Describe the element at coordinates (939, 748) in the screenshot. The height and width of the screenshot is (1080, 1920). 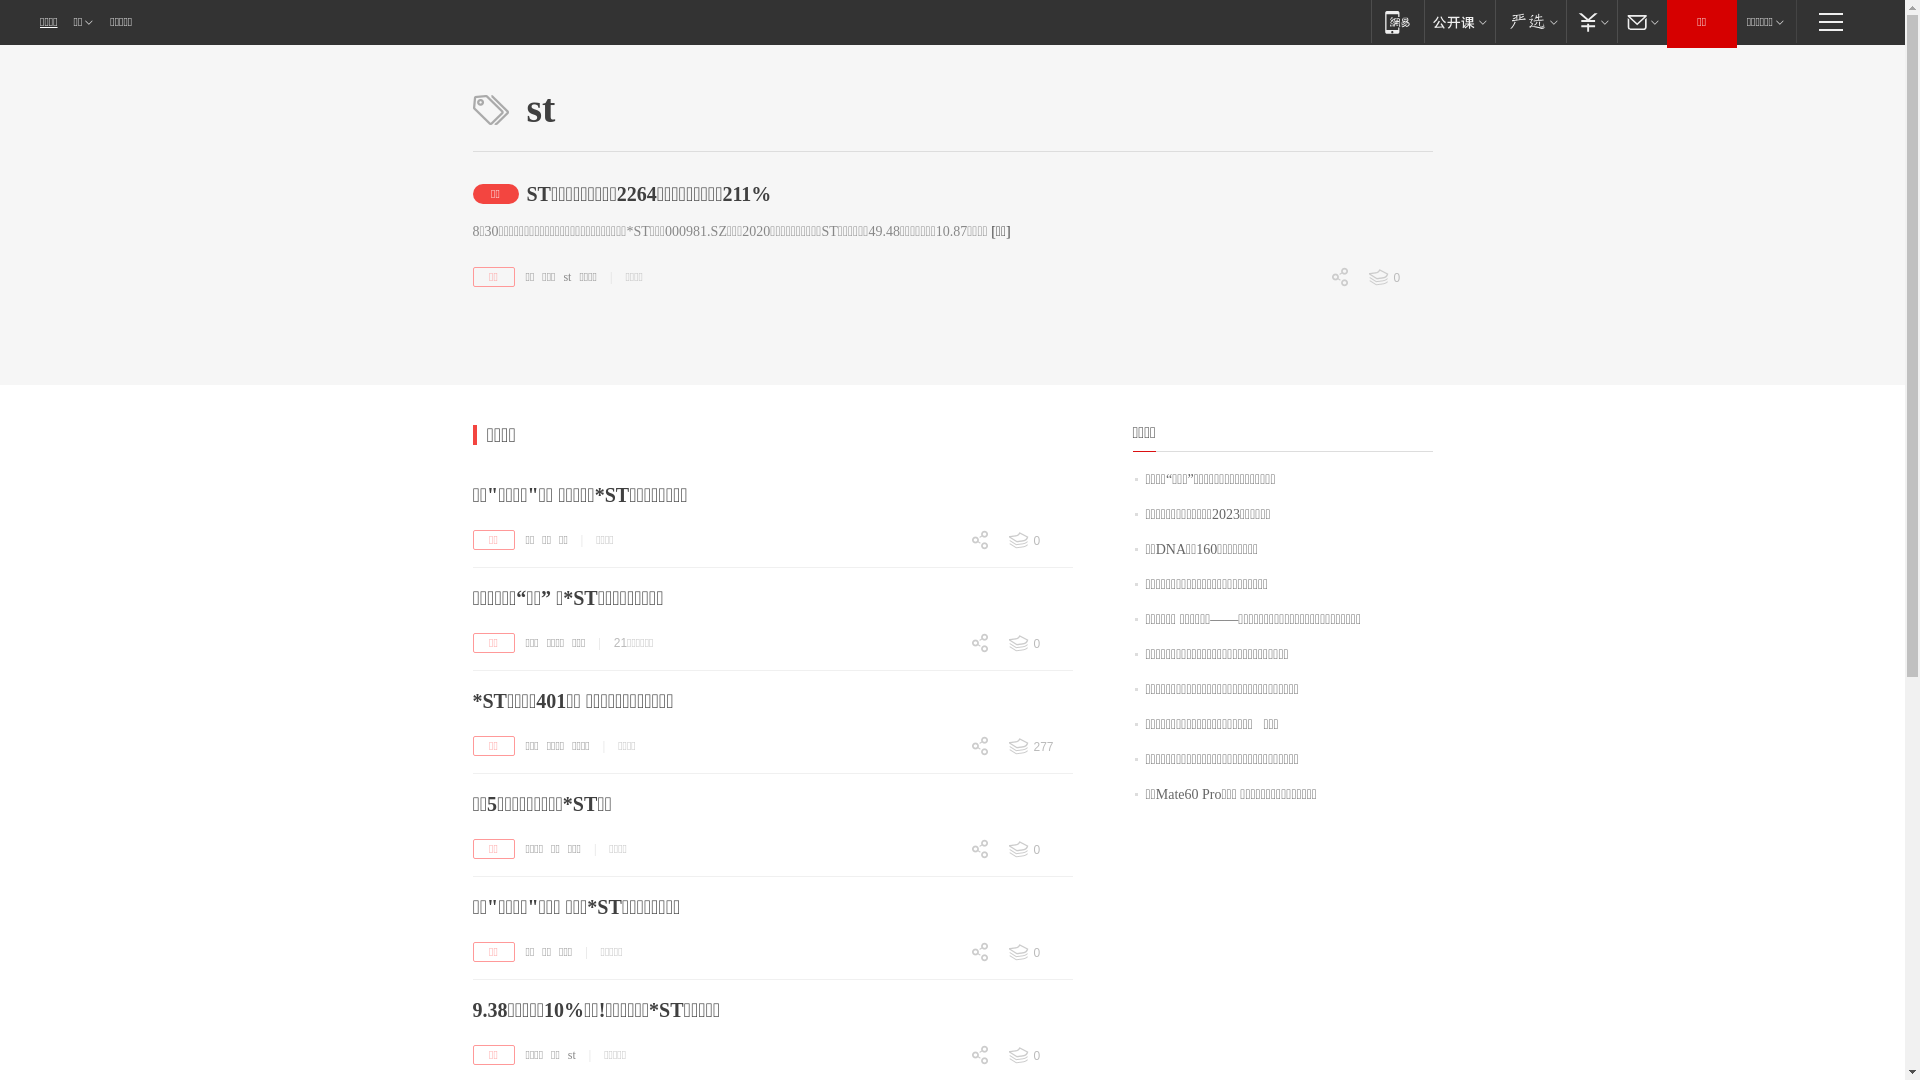
I see `'0'` at that location.